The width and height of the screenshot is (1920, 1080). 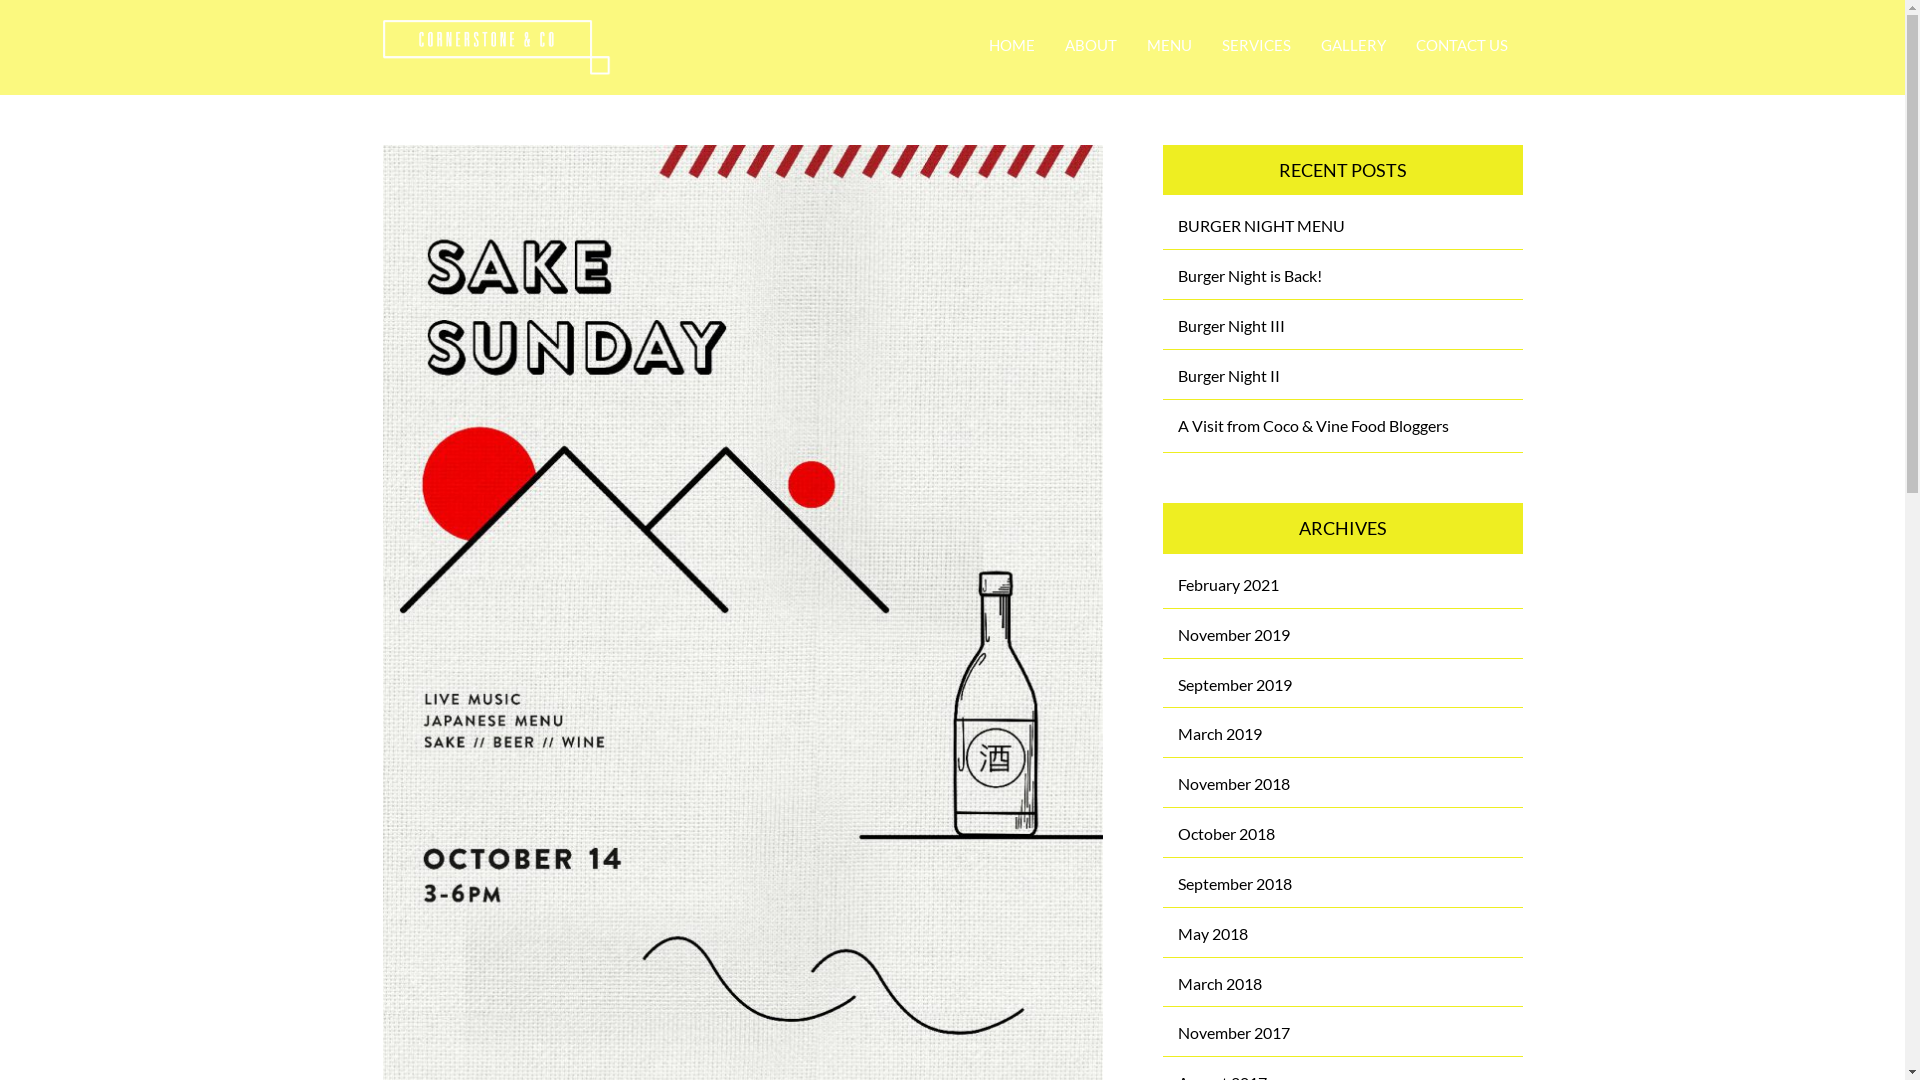 What do you see at coordinates (1230, 324) in the screenshot?
I see `'Burger Night III'` at bounding box center [1230, 324].